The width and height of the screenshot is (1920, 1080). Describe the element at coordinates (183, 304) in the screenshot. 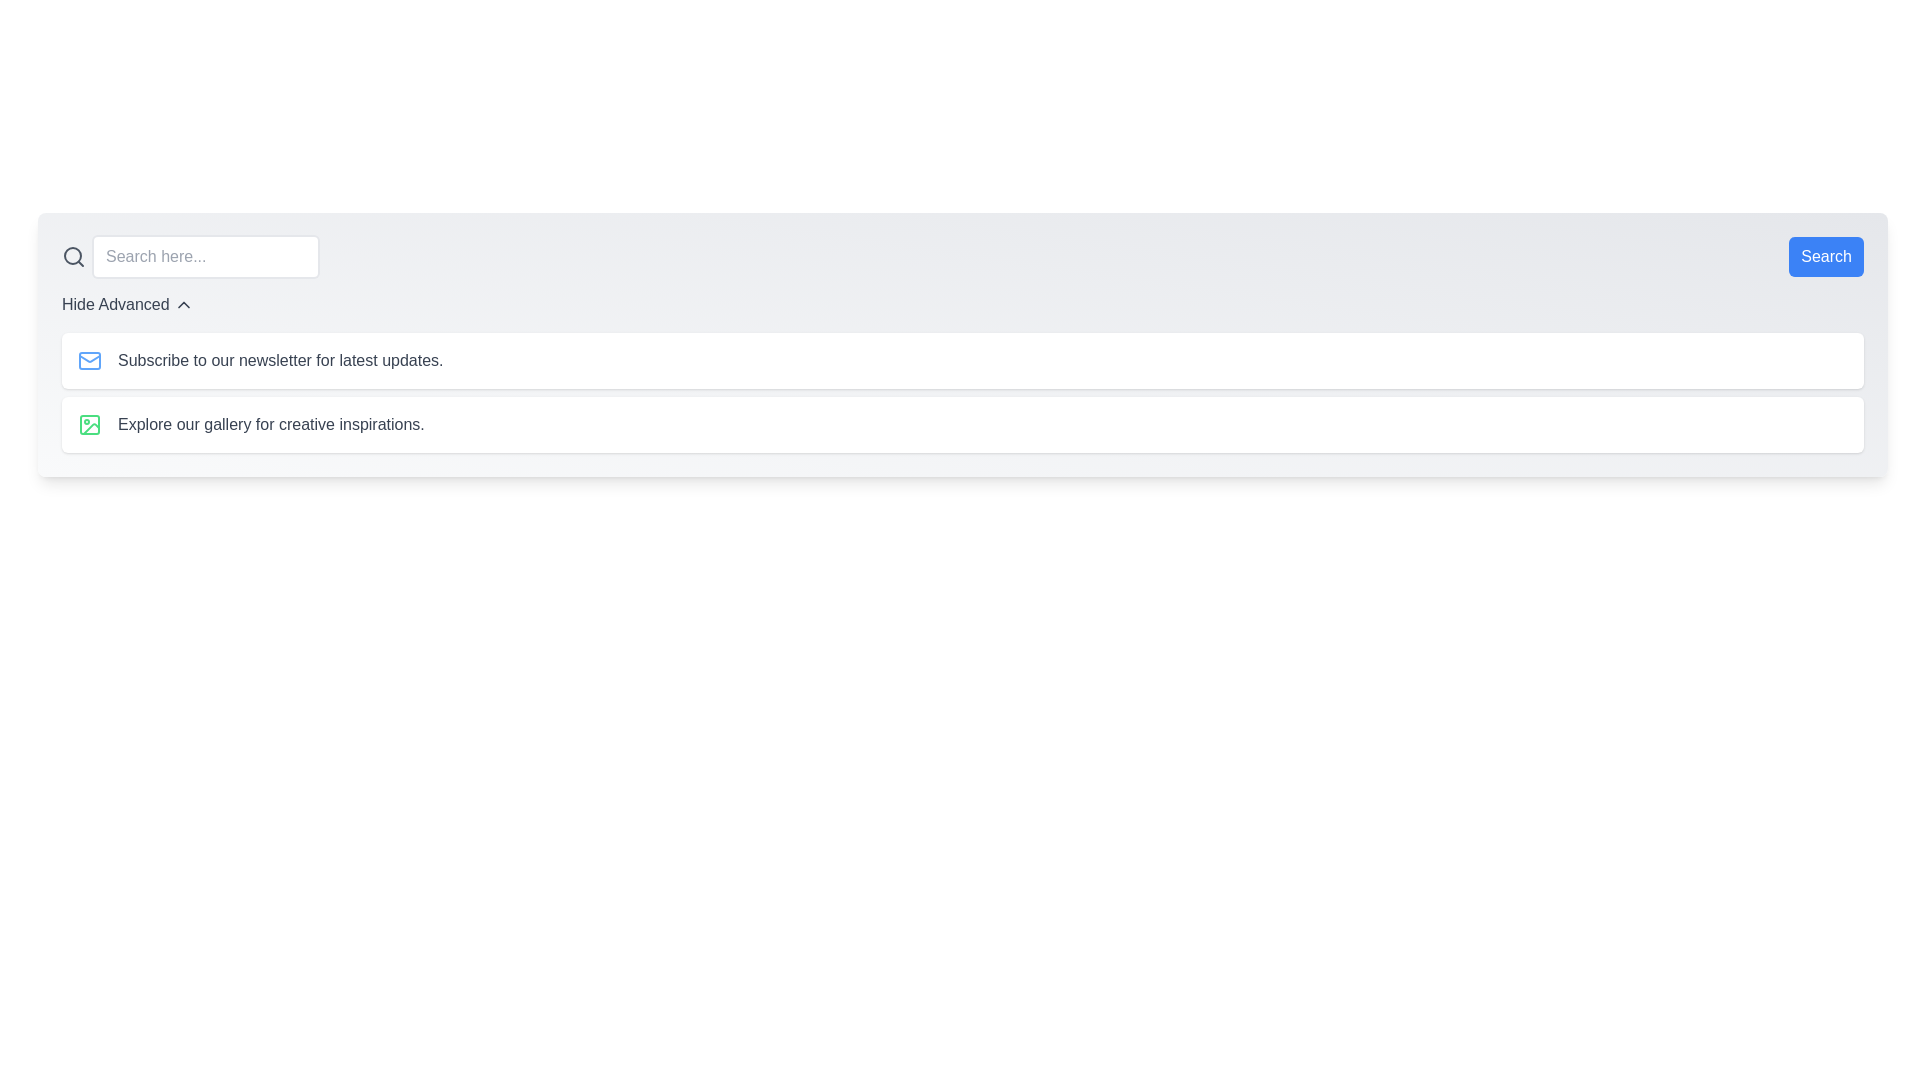

I see `the chevron icon located to the right of the 'Hide Advanced' text` at that location.